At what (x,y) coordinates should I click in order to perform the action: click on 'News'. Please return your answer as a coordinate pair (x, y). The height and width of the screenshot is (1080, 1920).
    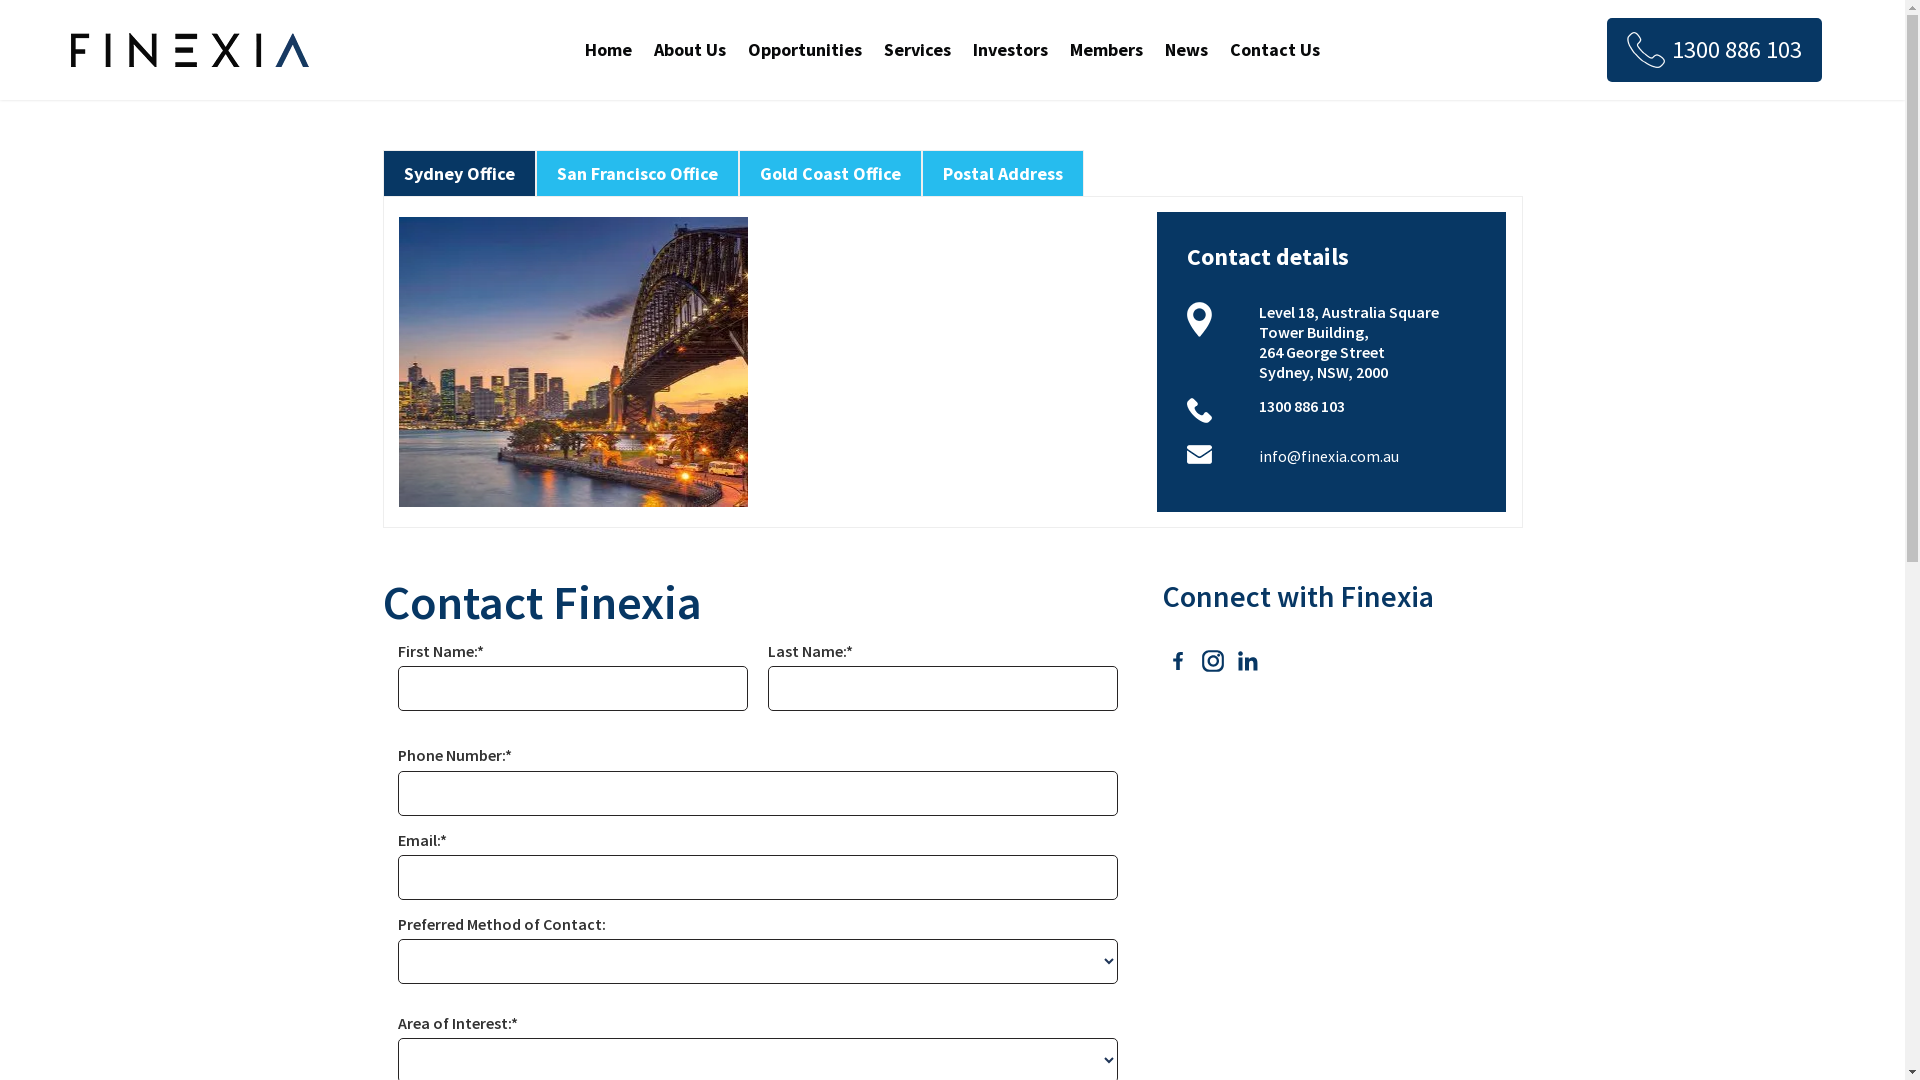
    Looking at the image, I should click on (1186, 49).